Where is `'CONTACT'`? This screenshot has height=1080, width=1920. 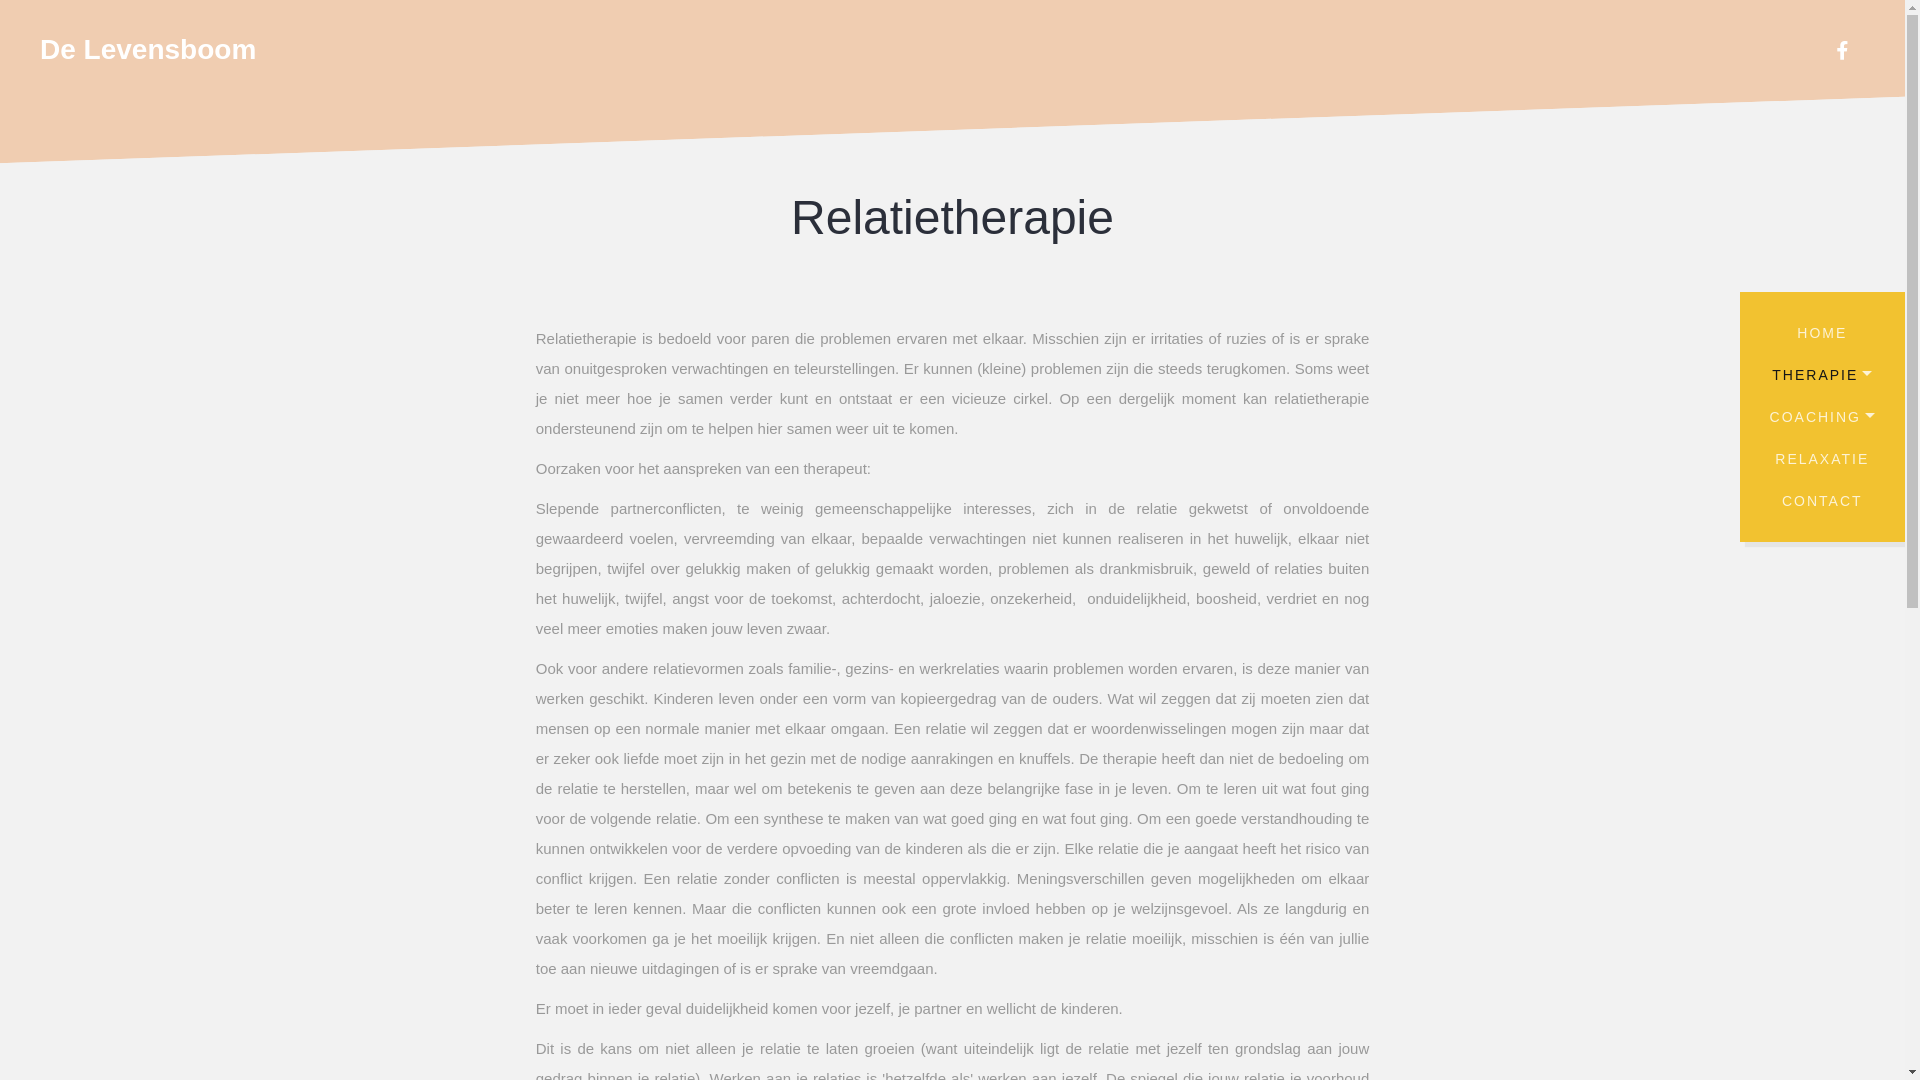
'CONTACT' is located at coordinates (1749, 500).